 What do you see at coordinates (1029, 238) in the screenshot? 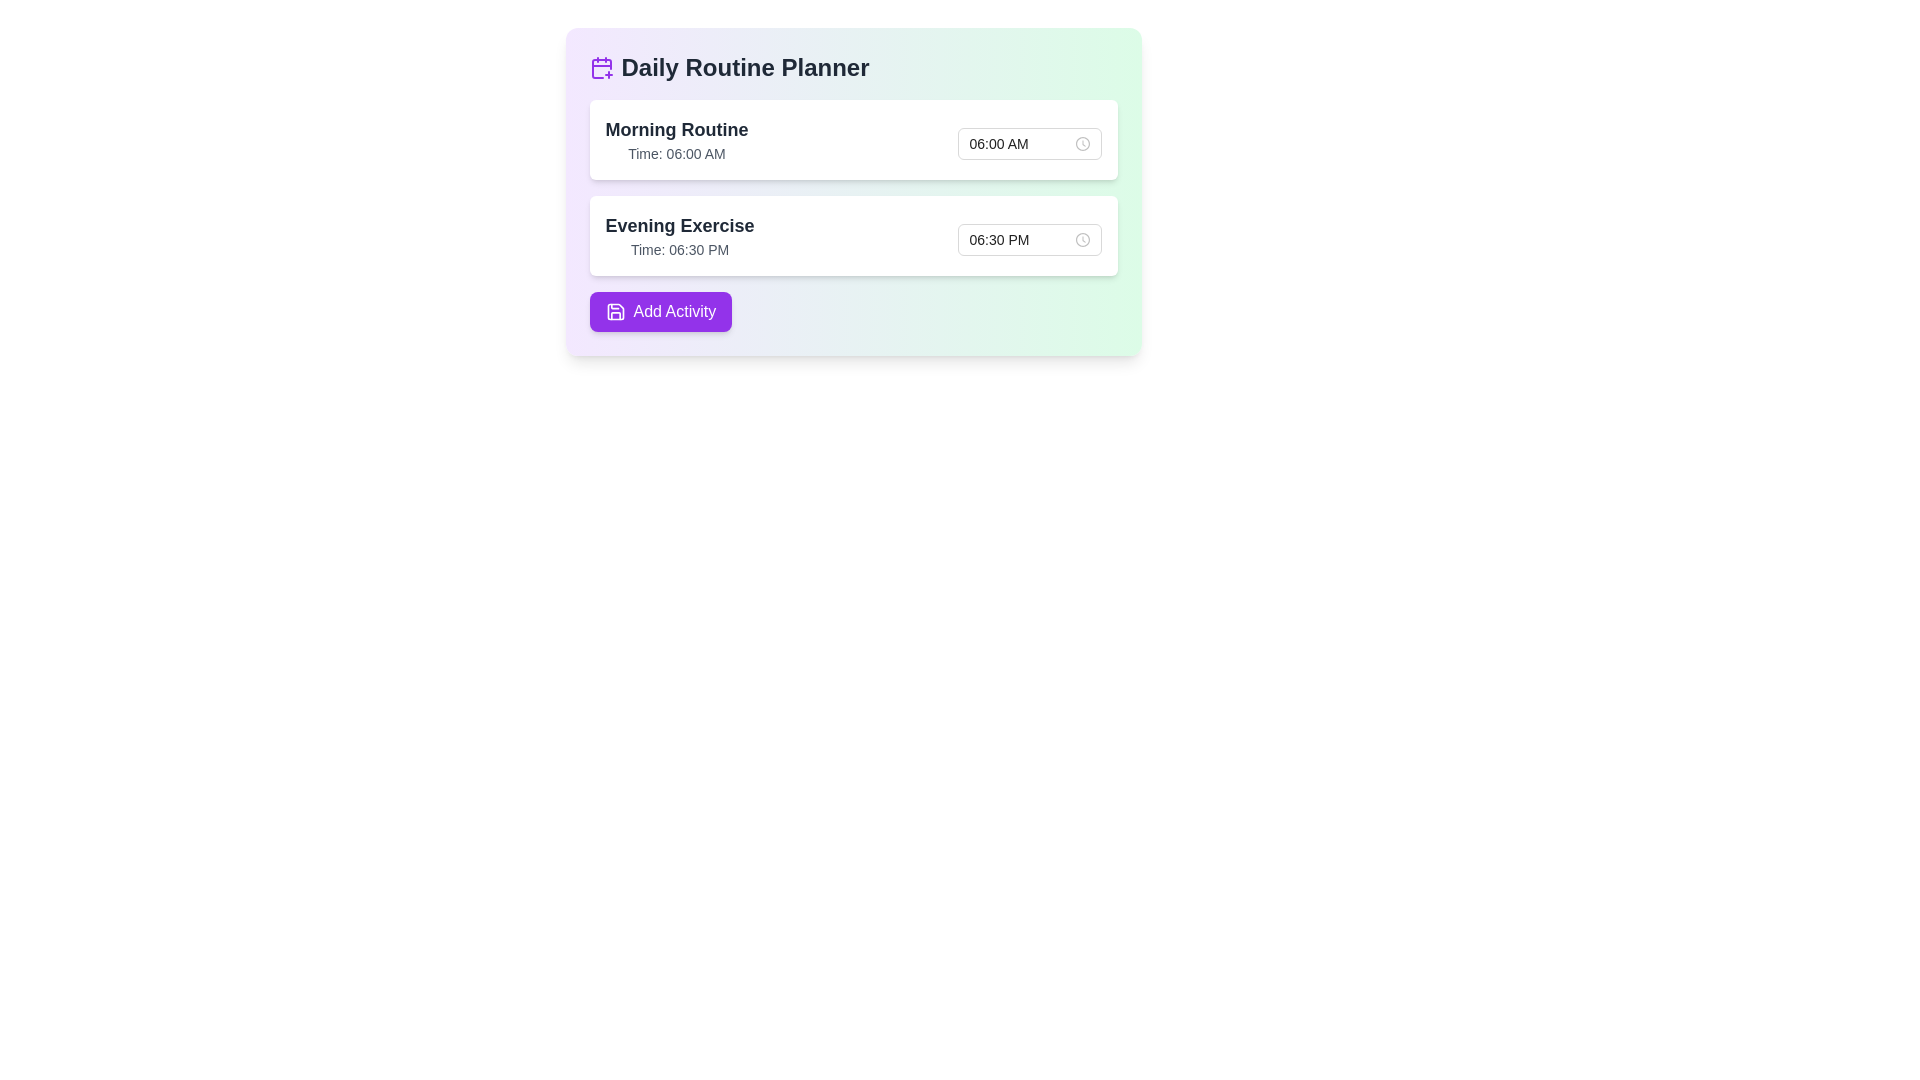
I see `the Time picker input field displaying '06:30 PM' to interact and select time` at bounding box center [1029, 238].